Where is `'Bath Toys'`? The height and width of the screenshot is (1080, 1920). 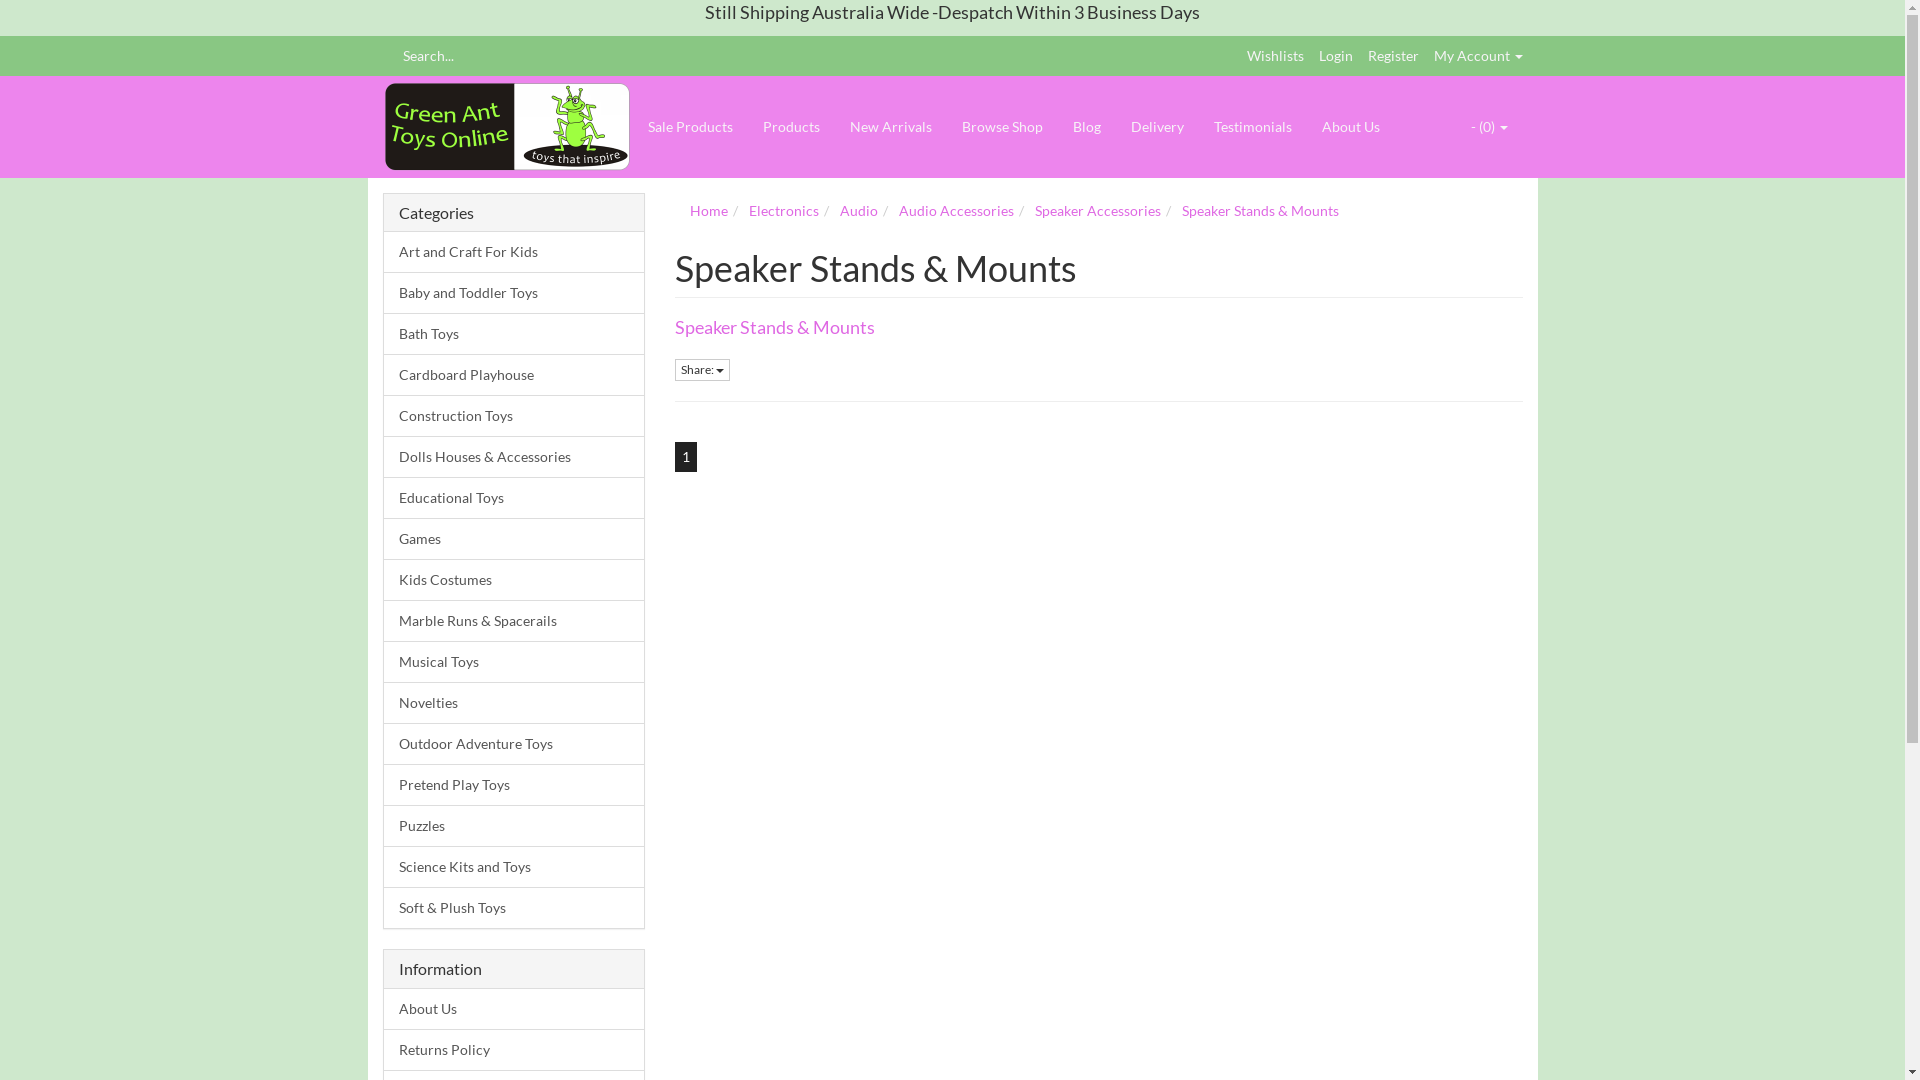
'Bath Toys' is located at coordinates (514, 332).